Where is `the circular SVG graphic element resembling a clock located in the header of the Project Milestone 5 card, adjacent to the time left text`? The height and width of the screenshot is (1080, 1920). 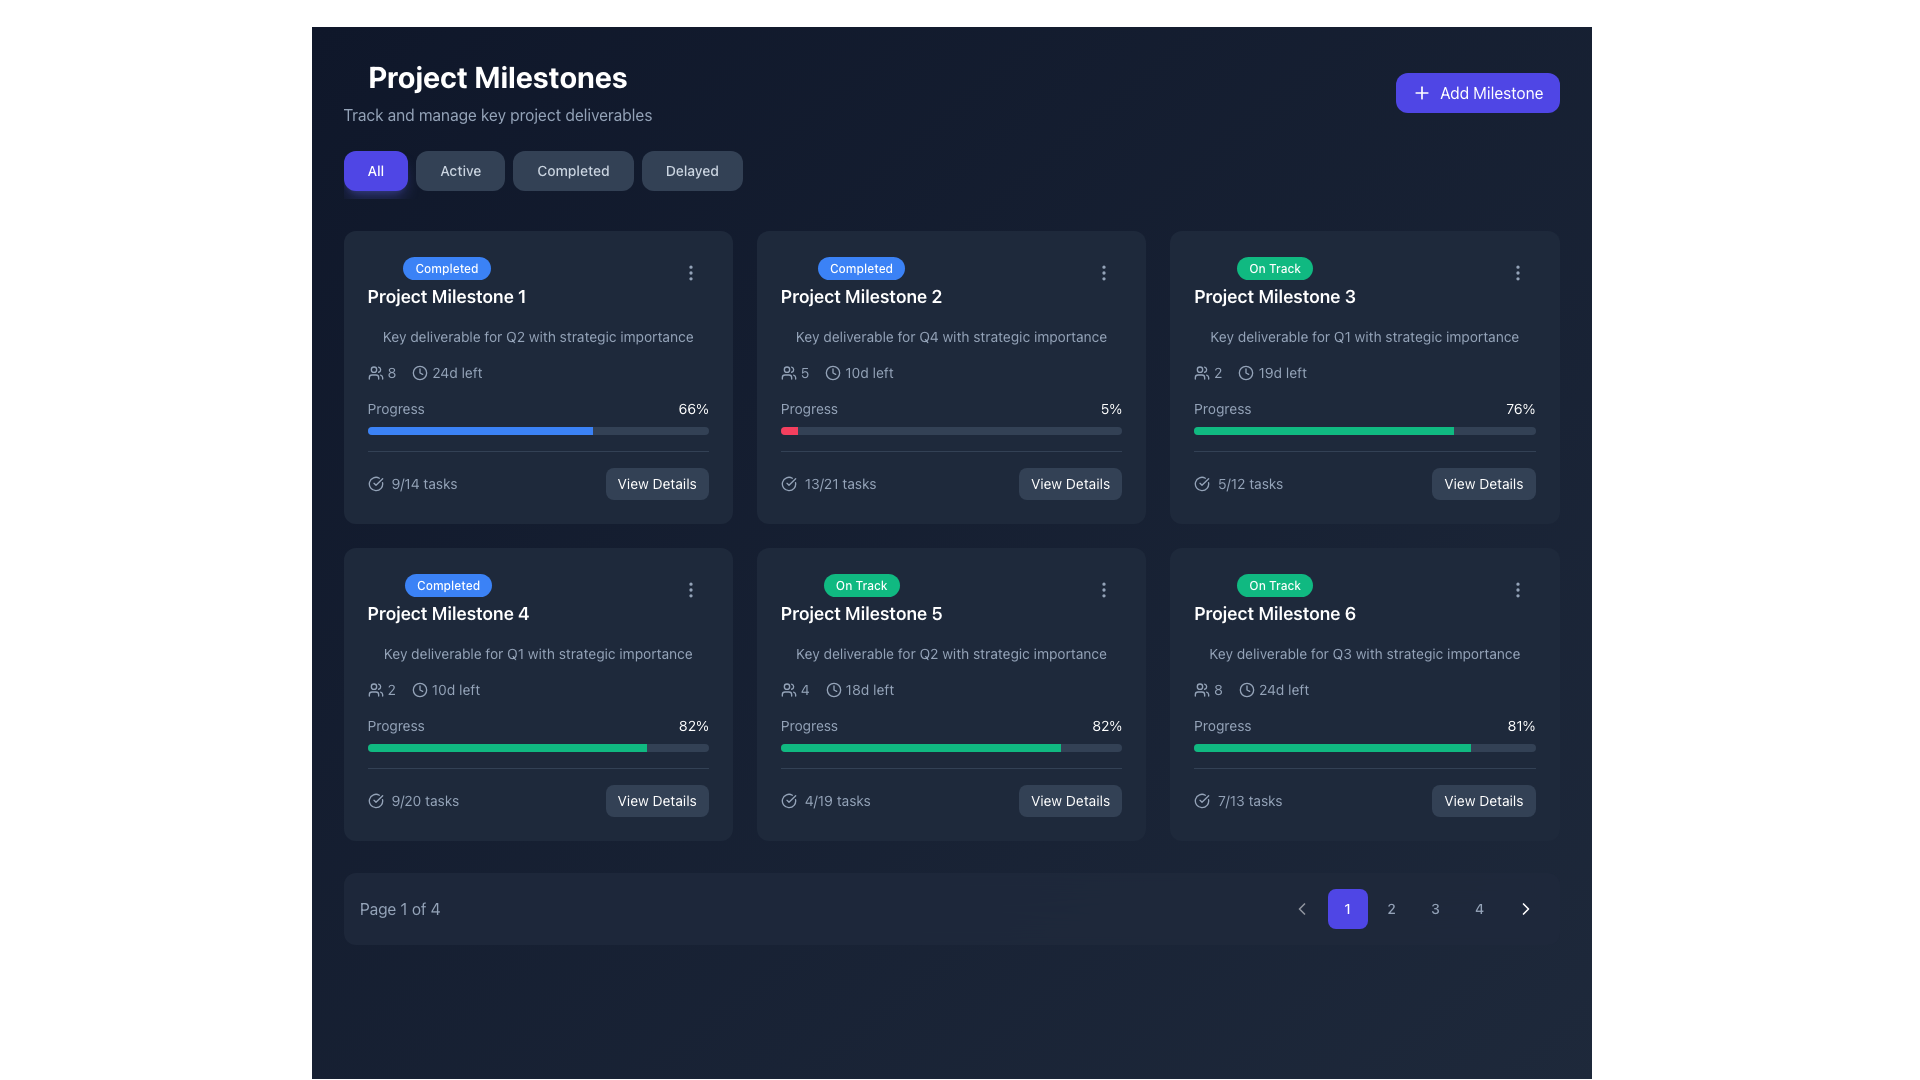 the circular SVG graphic element resembling a clock located in the header of the Project Milestone 5 card, adjacent to the time left text is located at coordinates (833, 689).